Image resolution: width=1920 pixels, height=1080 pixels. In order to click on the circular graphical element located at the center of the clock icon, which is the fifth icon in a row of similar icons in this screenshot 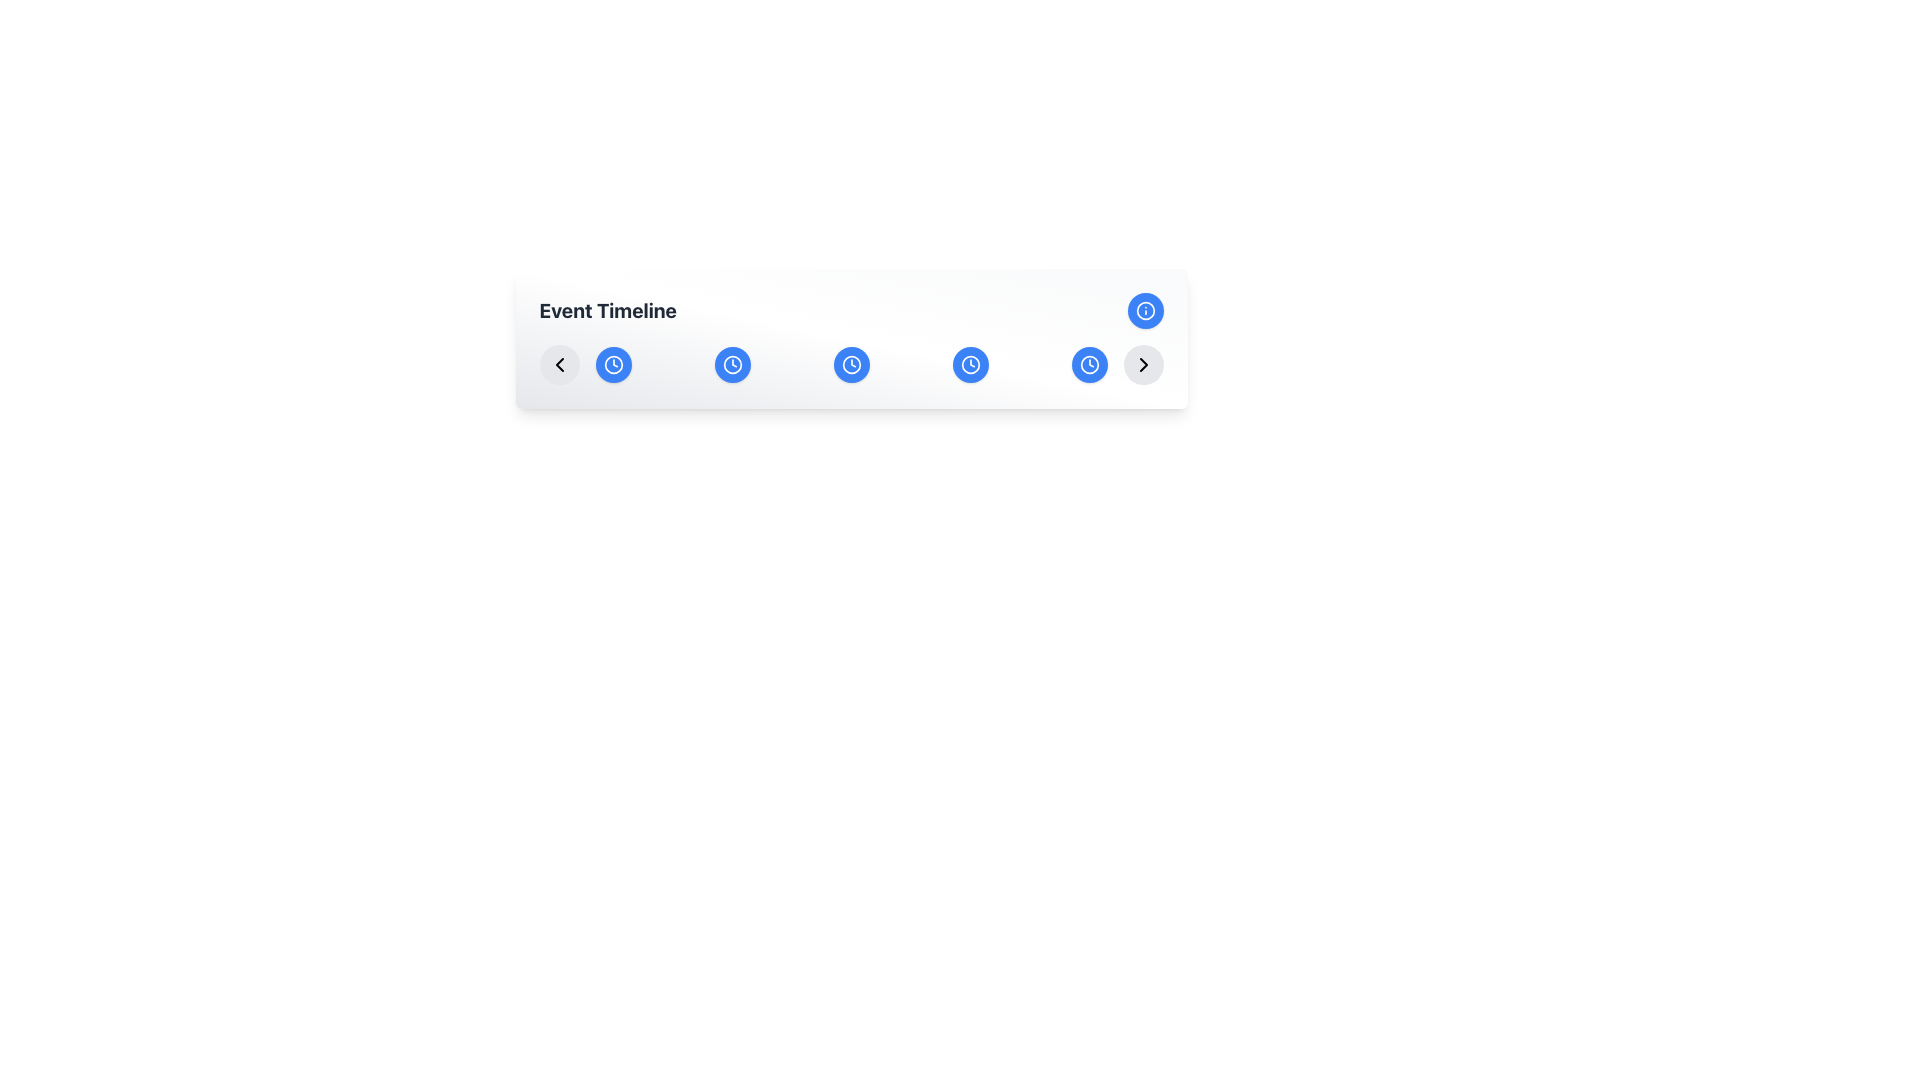, I will do `click(970, 365)`.